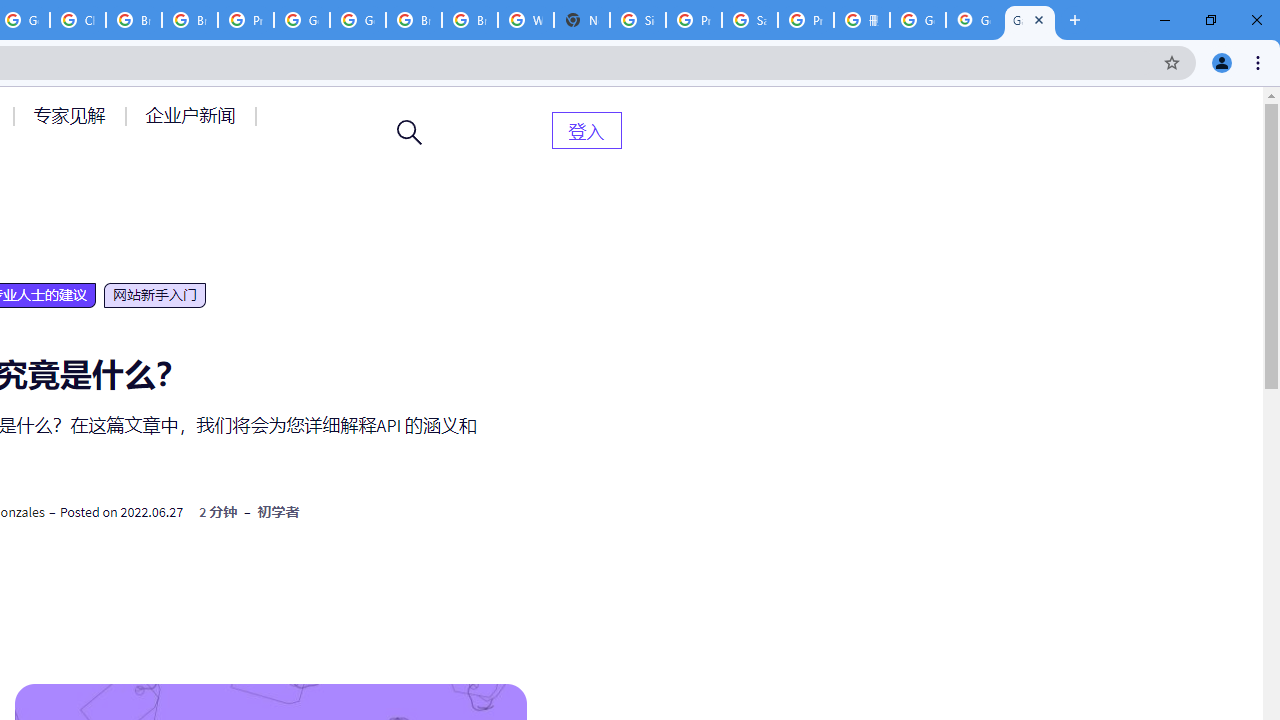  What do you see at coordinates (409, 132) in the screenshot?
I see `'Open search form'` at bounding box center [409, 132].